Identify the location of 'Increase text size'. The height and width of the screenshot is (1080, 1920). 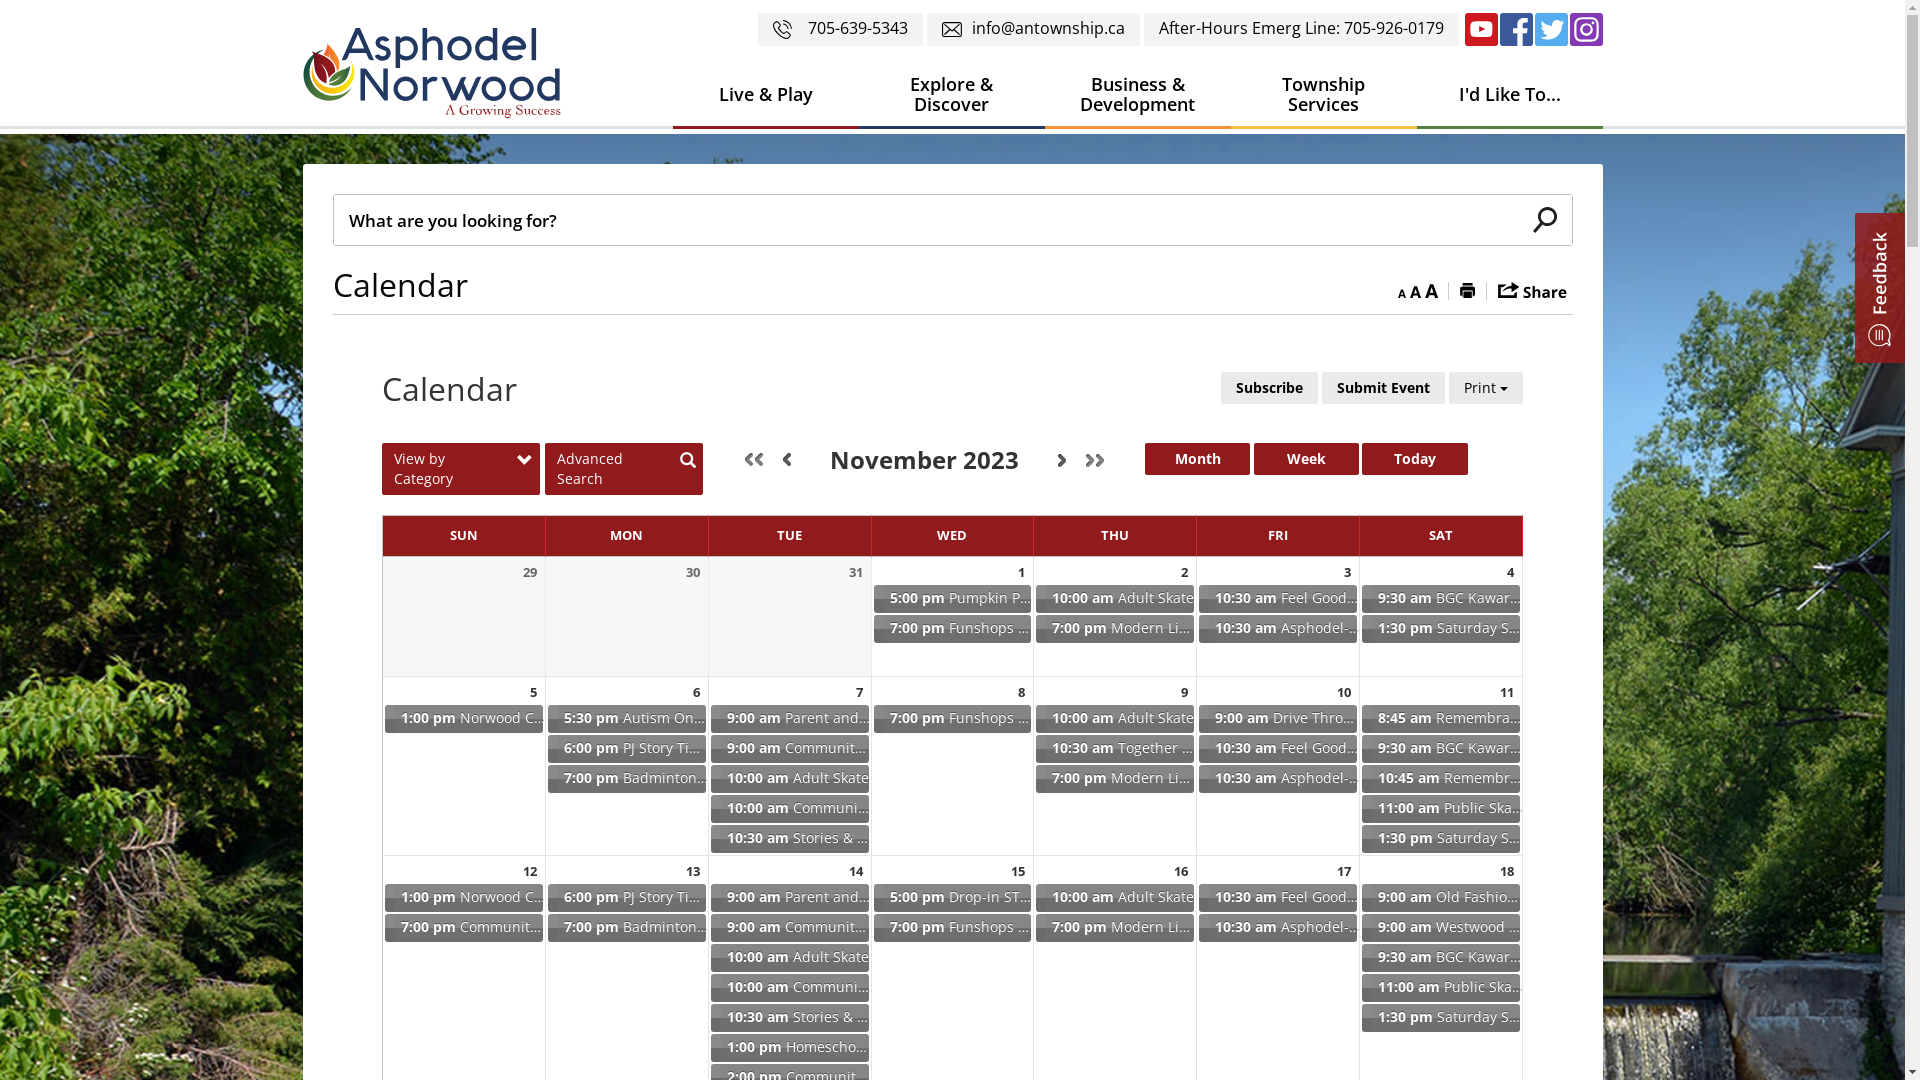
(1429, 289).